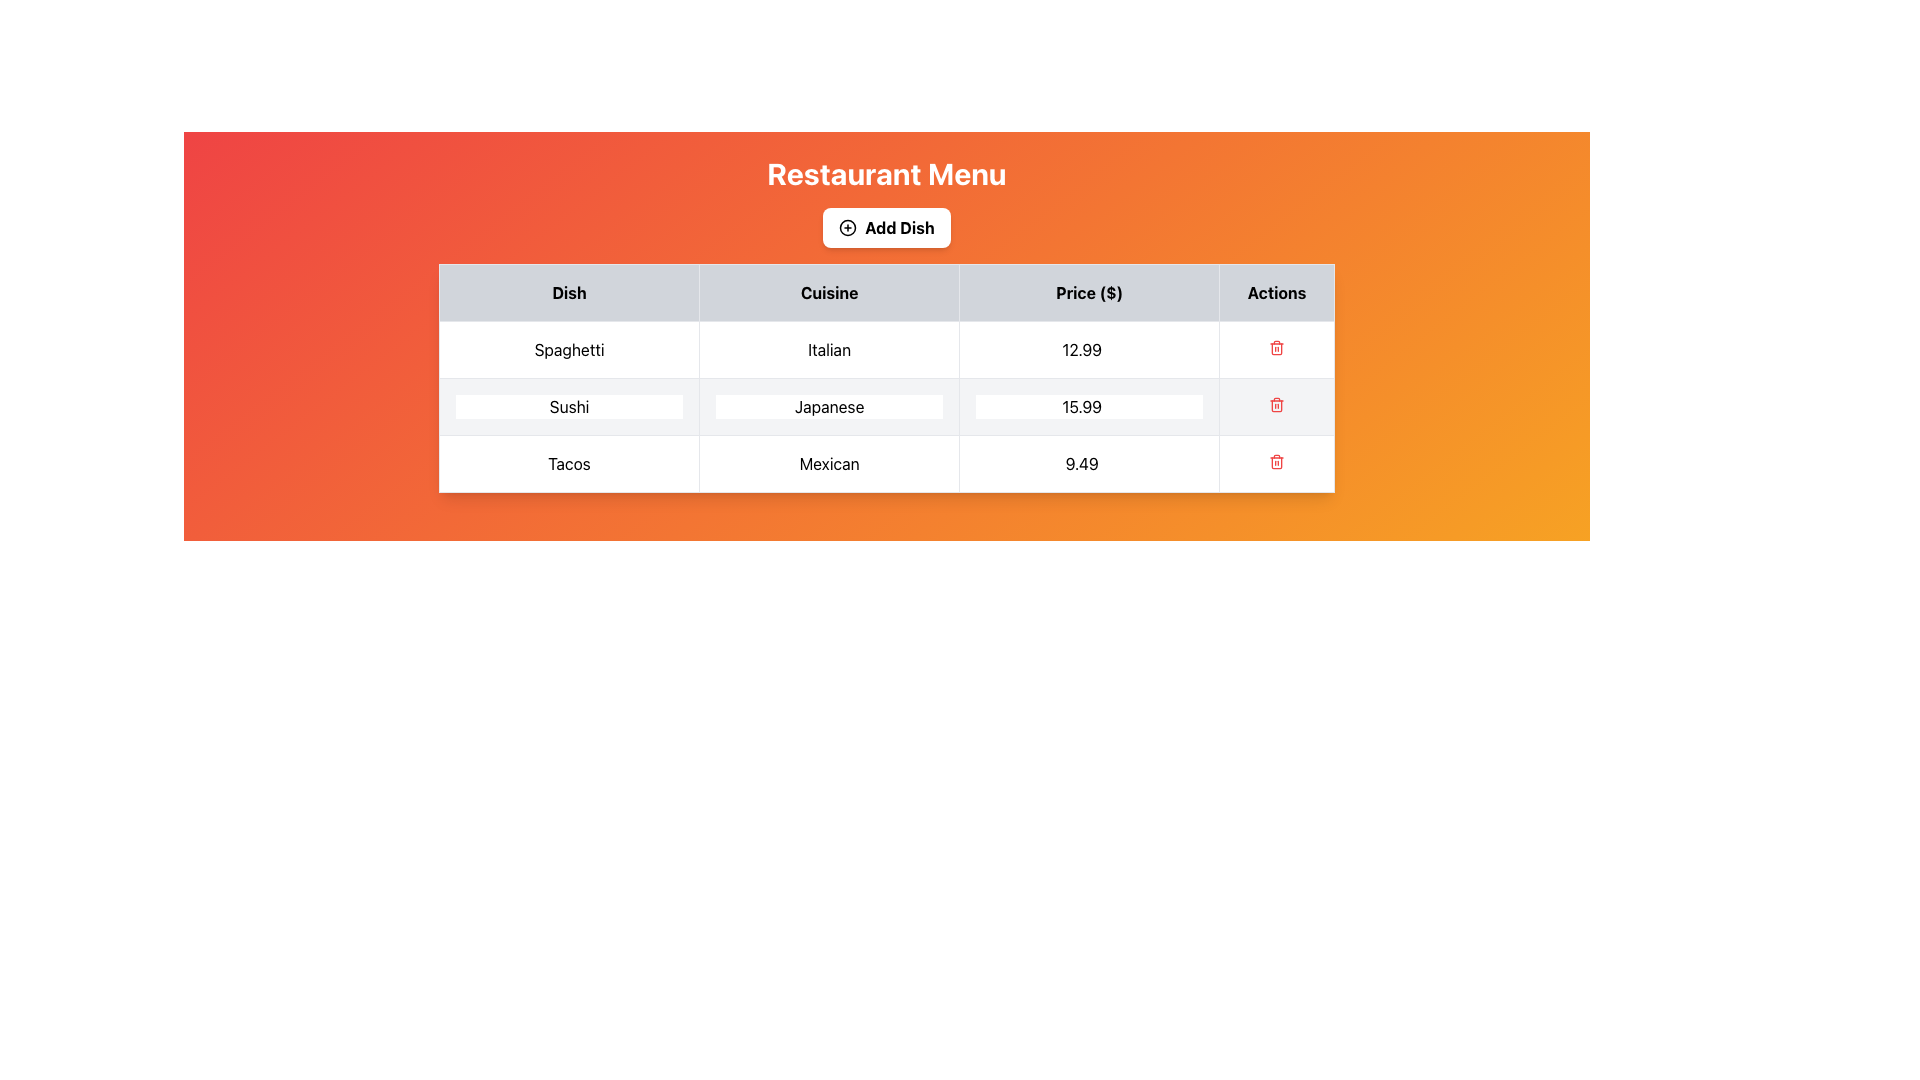  What do you see at coordinates (829, 293) in the screenshot?
I see `the 'Cuisine' header text label in the table, which is the second cell in the header row, positioned between 'Dish' and 'Price ($)'` at bounding box center [829, 293].